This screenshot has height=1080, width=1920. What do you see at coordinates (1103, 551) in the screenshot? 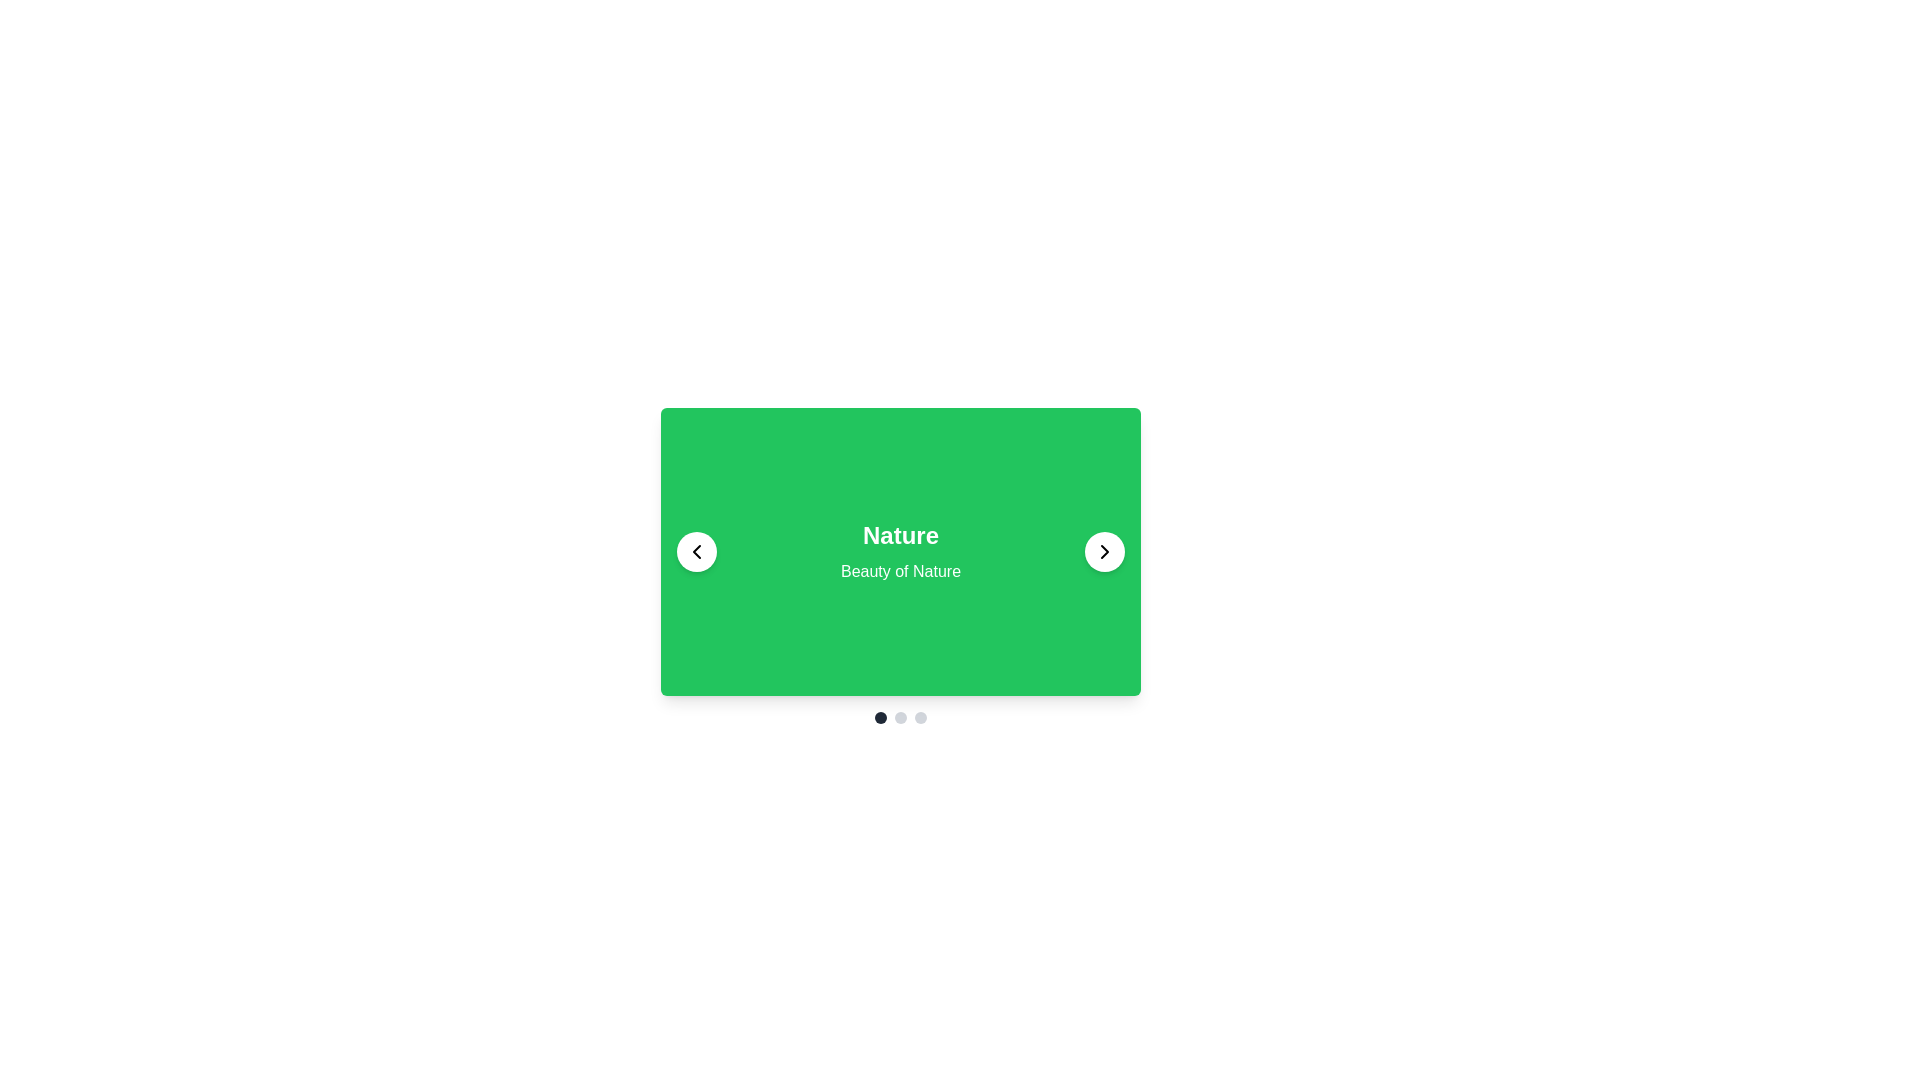
I see `the rightward arrow icon within the circular button on the far right side of the green card` at bounding box center [1103, 551].